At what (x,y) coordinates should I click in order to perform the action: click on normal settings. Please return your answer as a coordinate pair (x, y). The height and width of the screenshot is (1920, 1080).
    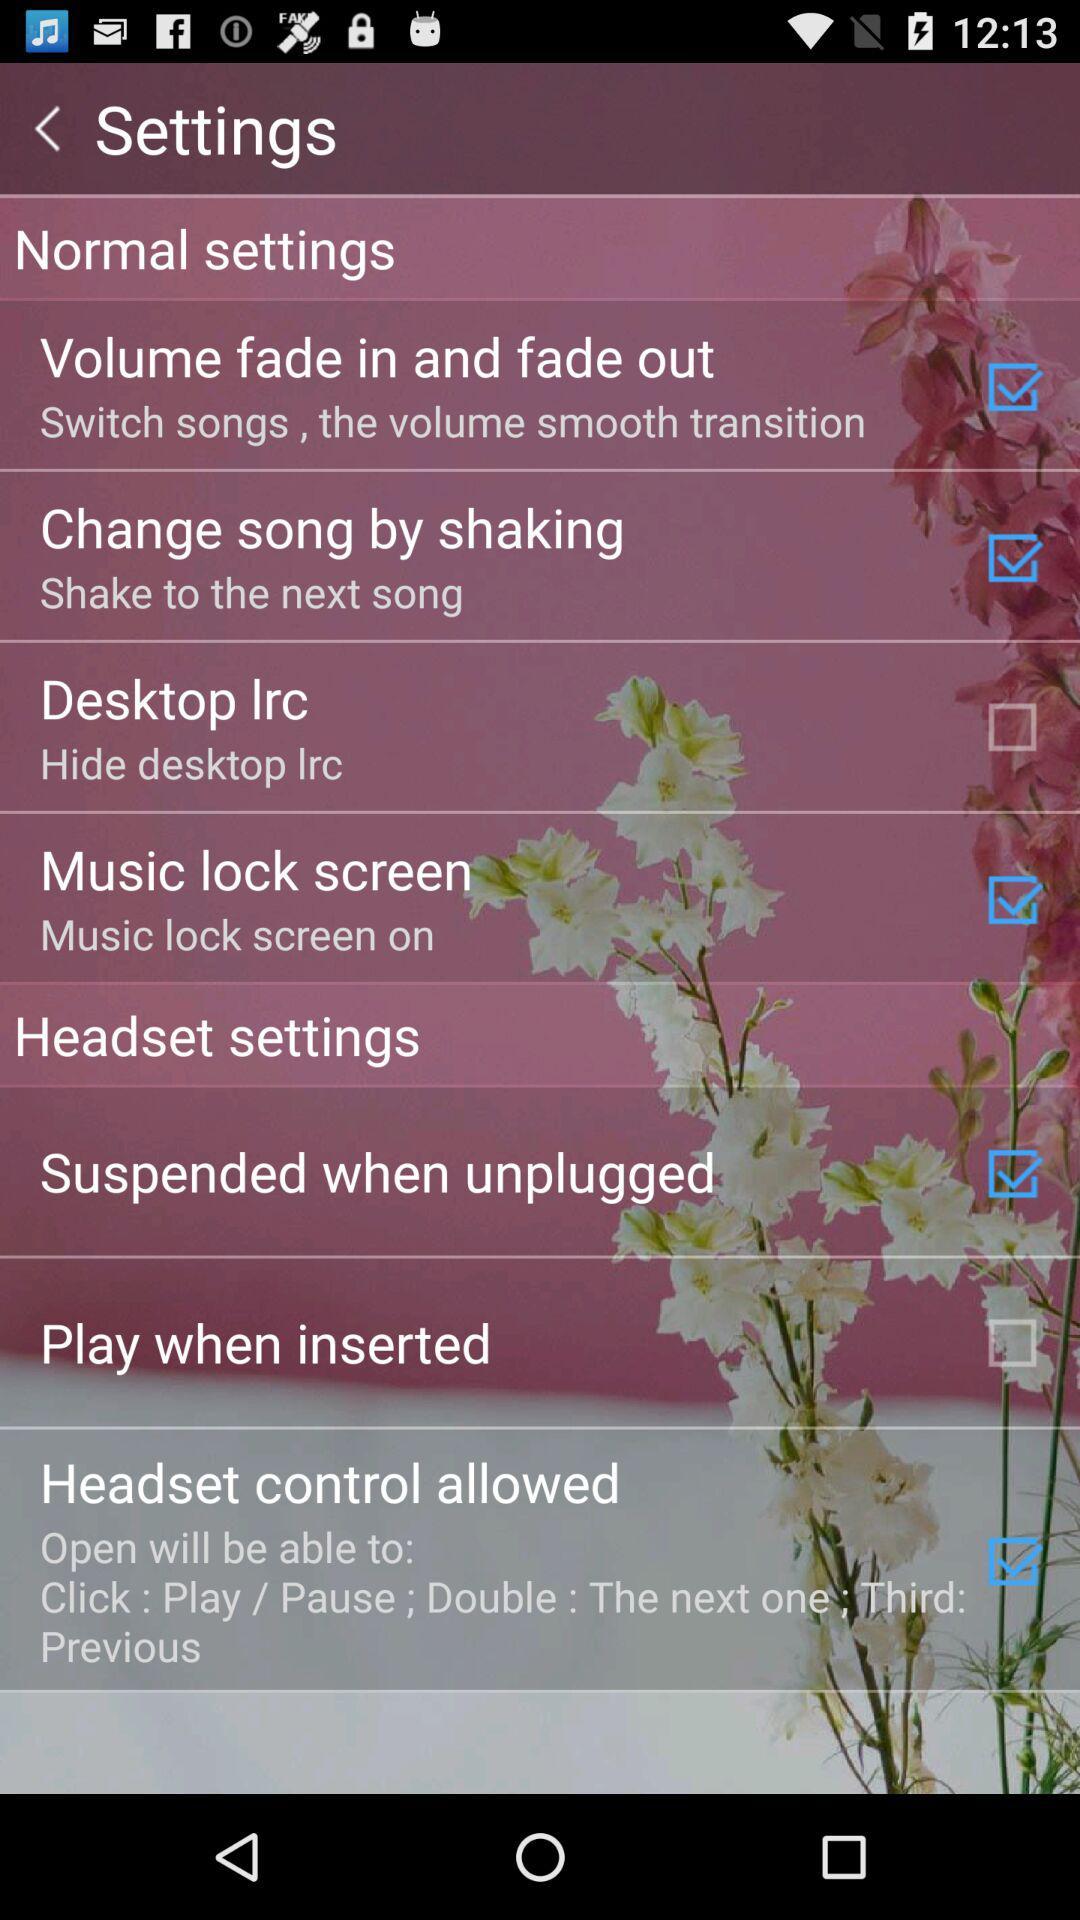
    Looking at the image, I should click on (540, 246).